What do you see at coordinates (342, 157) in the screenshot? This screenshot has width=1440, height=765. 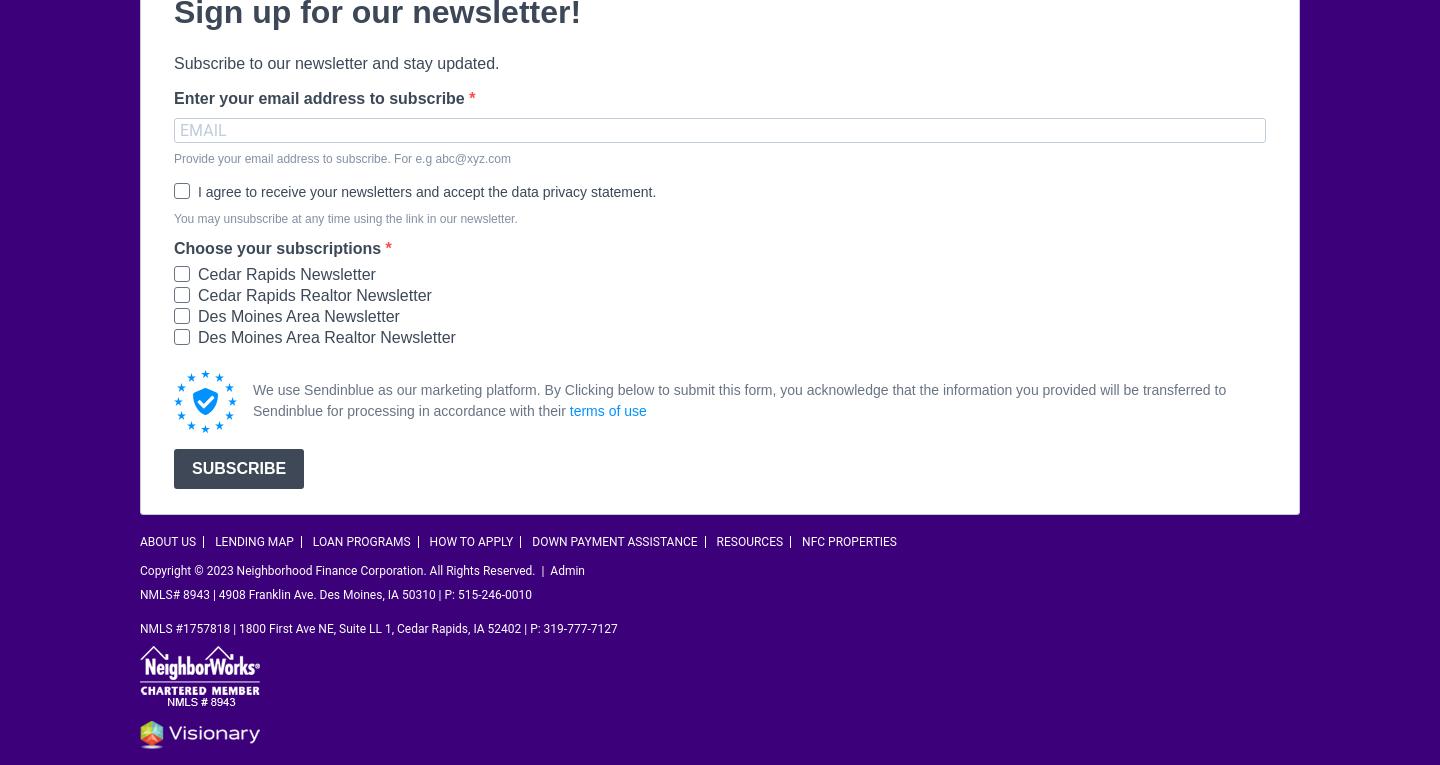 I see `'Provide your email address to subscribe. For e.g abc@xyz.com'` at bounding box center [342, 157].